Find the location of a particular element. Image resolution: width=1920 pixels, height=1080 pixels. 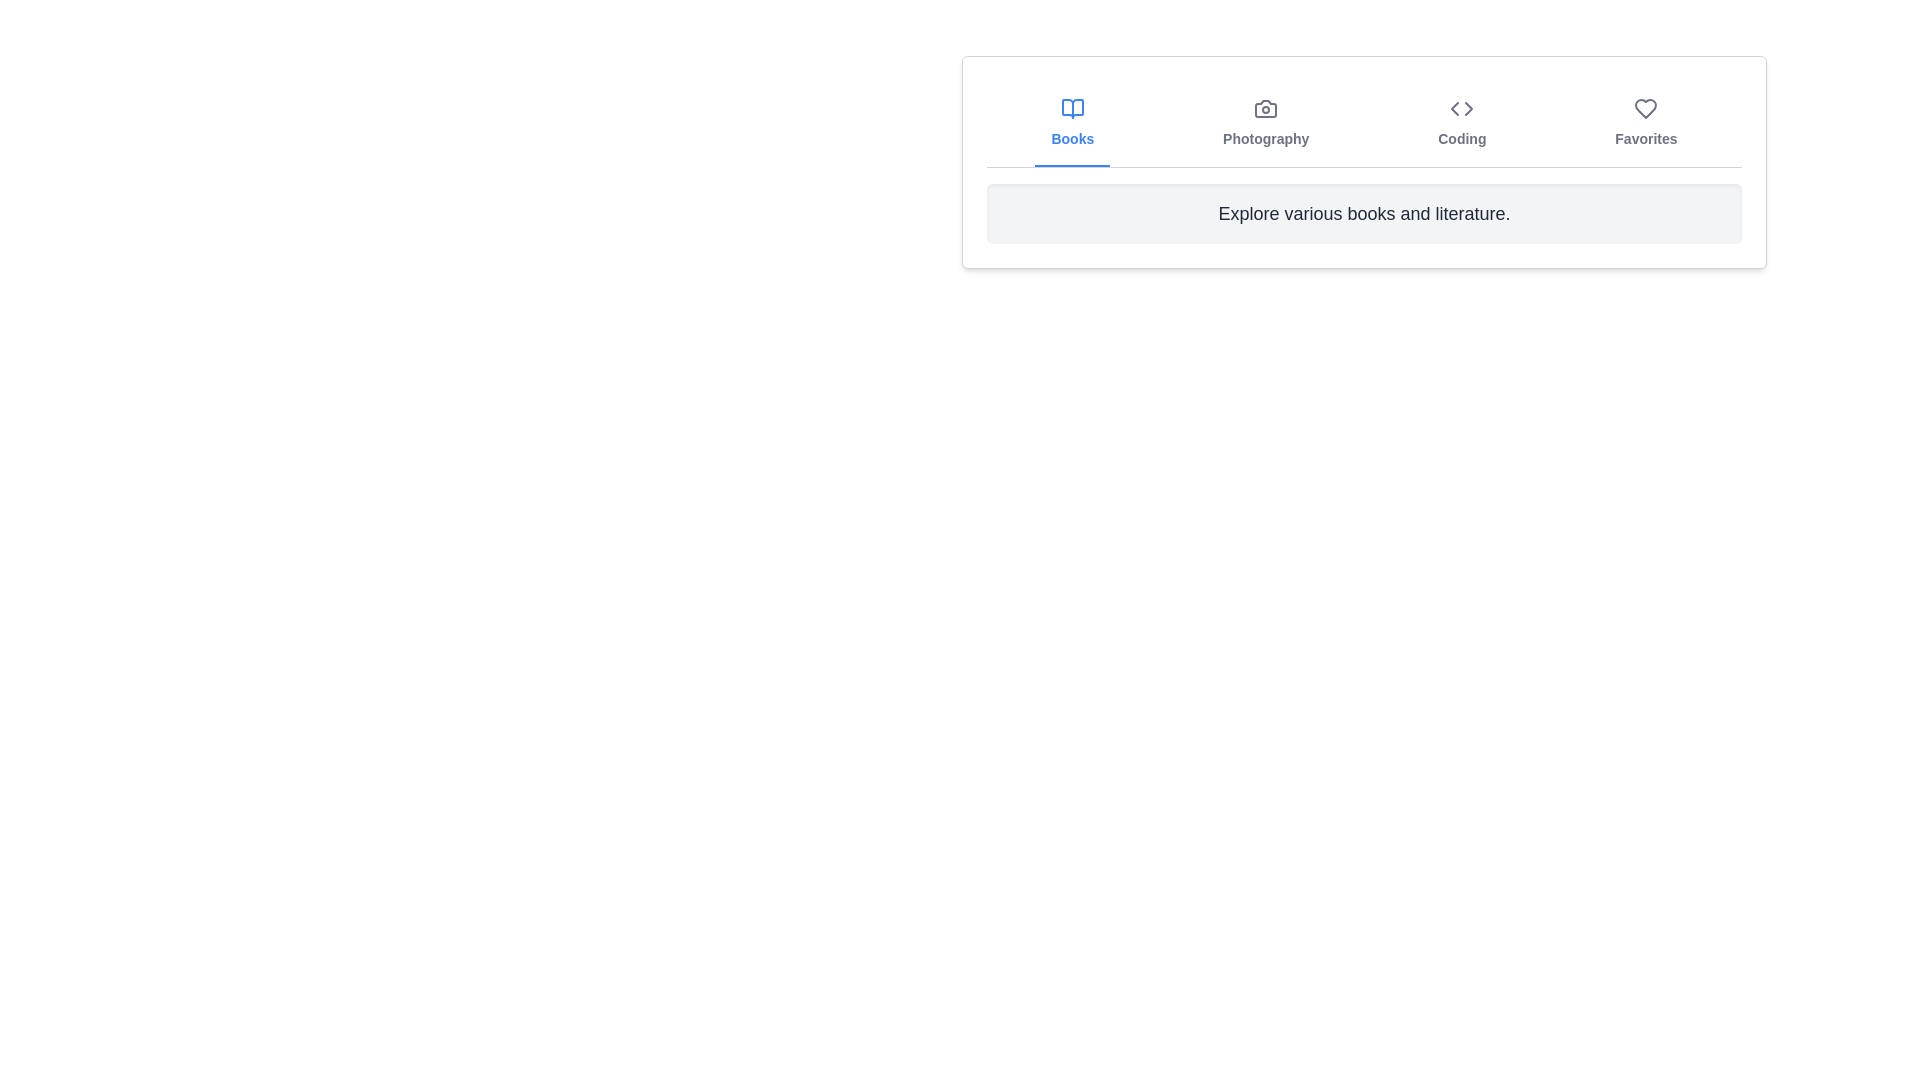

static text label displaying 'Favorites' located in the fourth segment of the top navigation menu, positioned below a heart-shaped icon is located at coordinates (1646, 137).